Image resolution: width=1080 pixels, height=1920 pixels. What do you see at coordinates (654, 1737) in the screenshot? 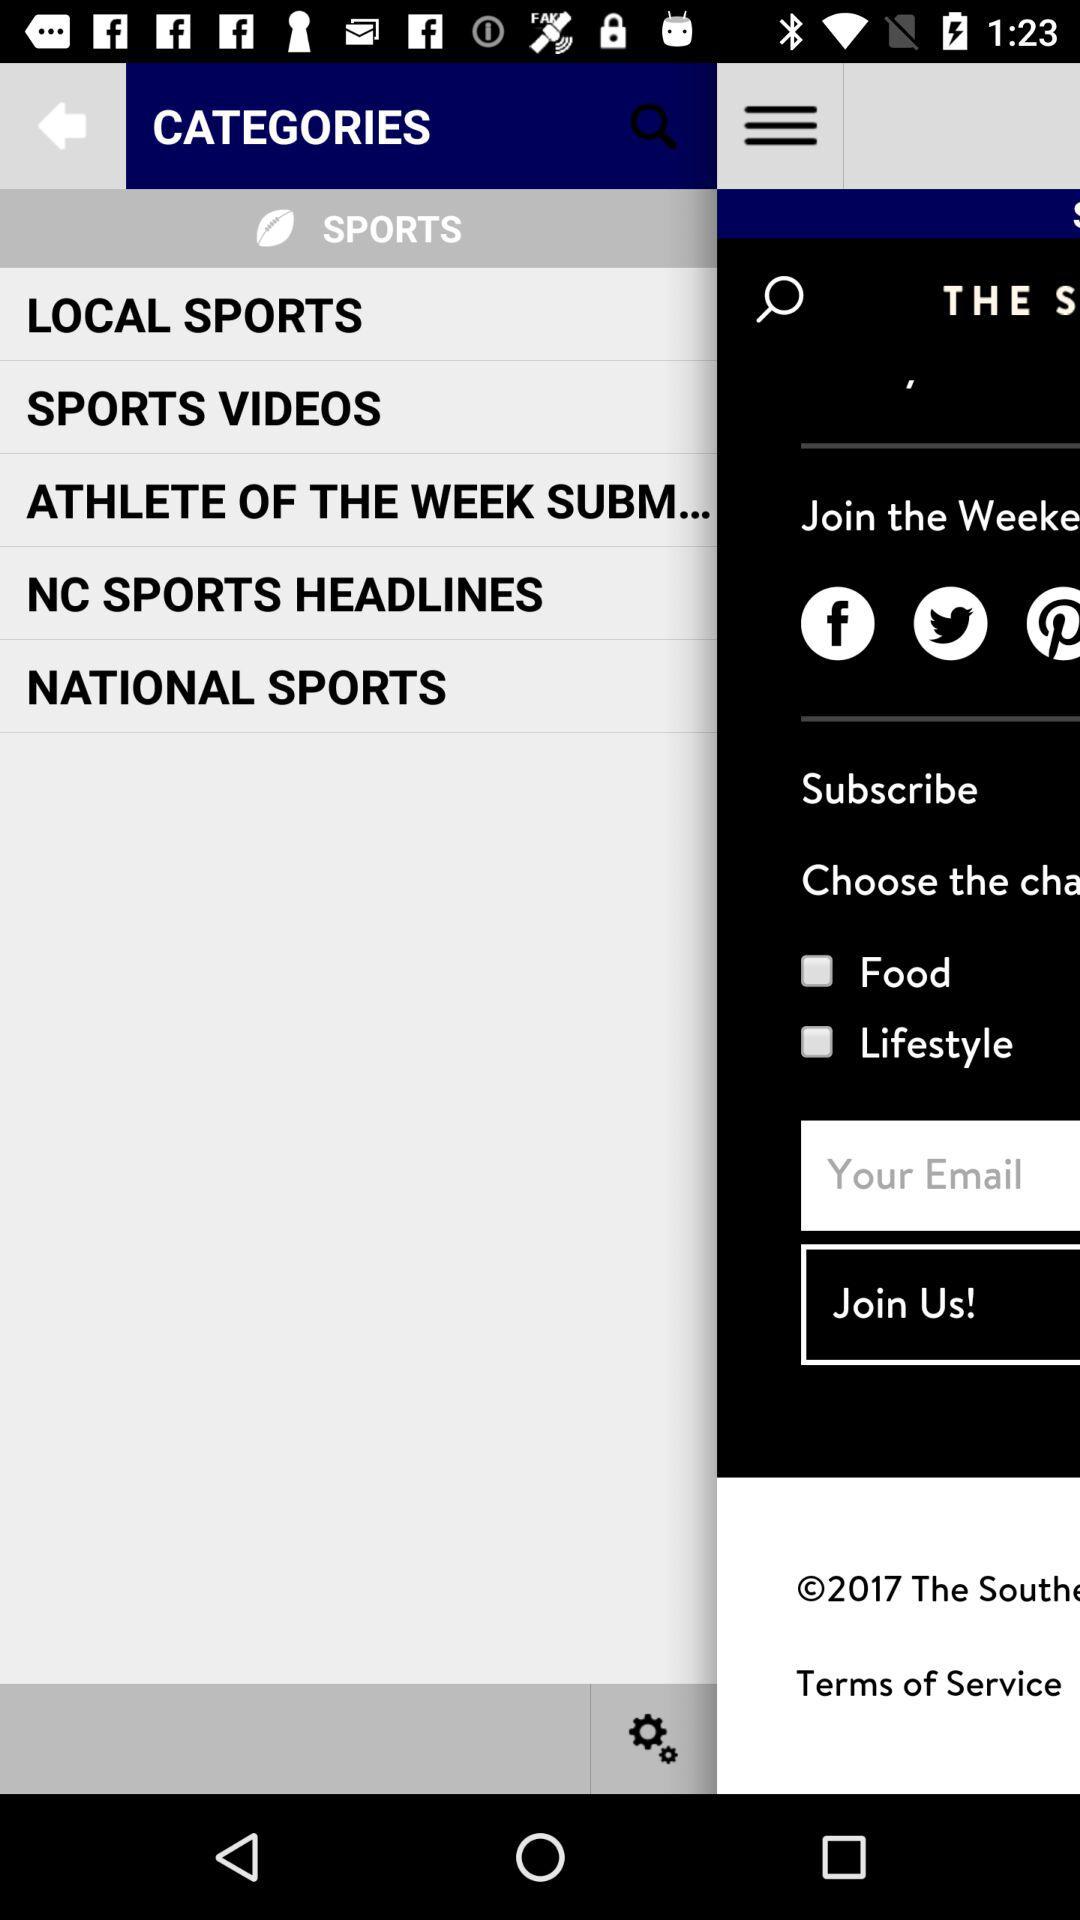
I see `the settings icon` at bounding box center [654, 1737].